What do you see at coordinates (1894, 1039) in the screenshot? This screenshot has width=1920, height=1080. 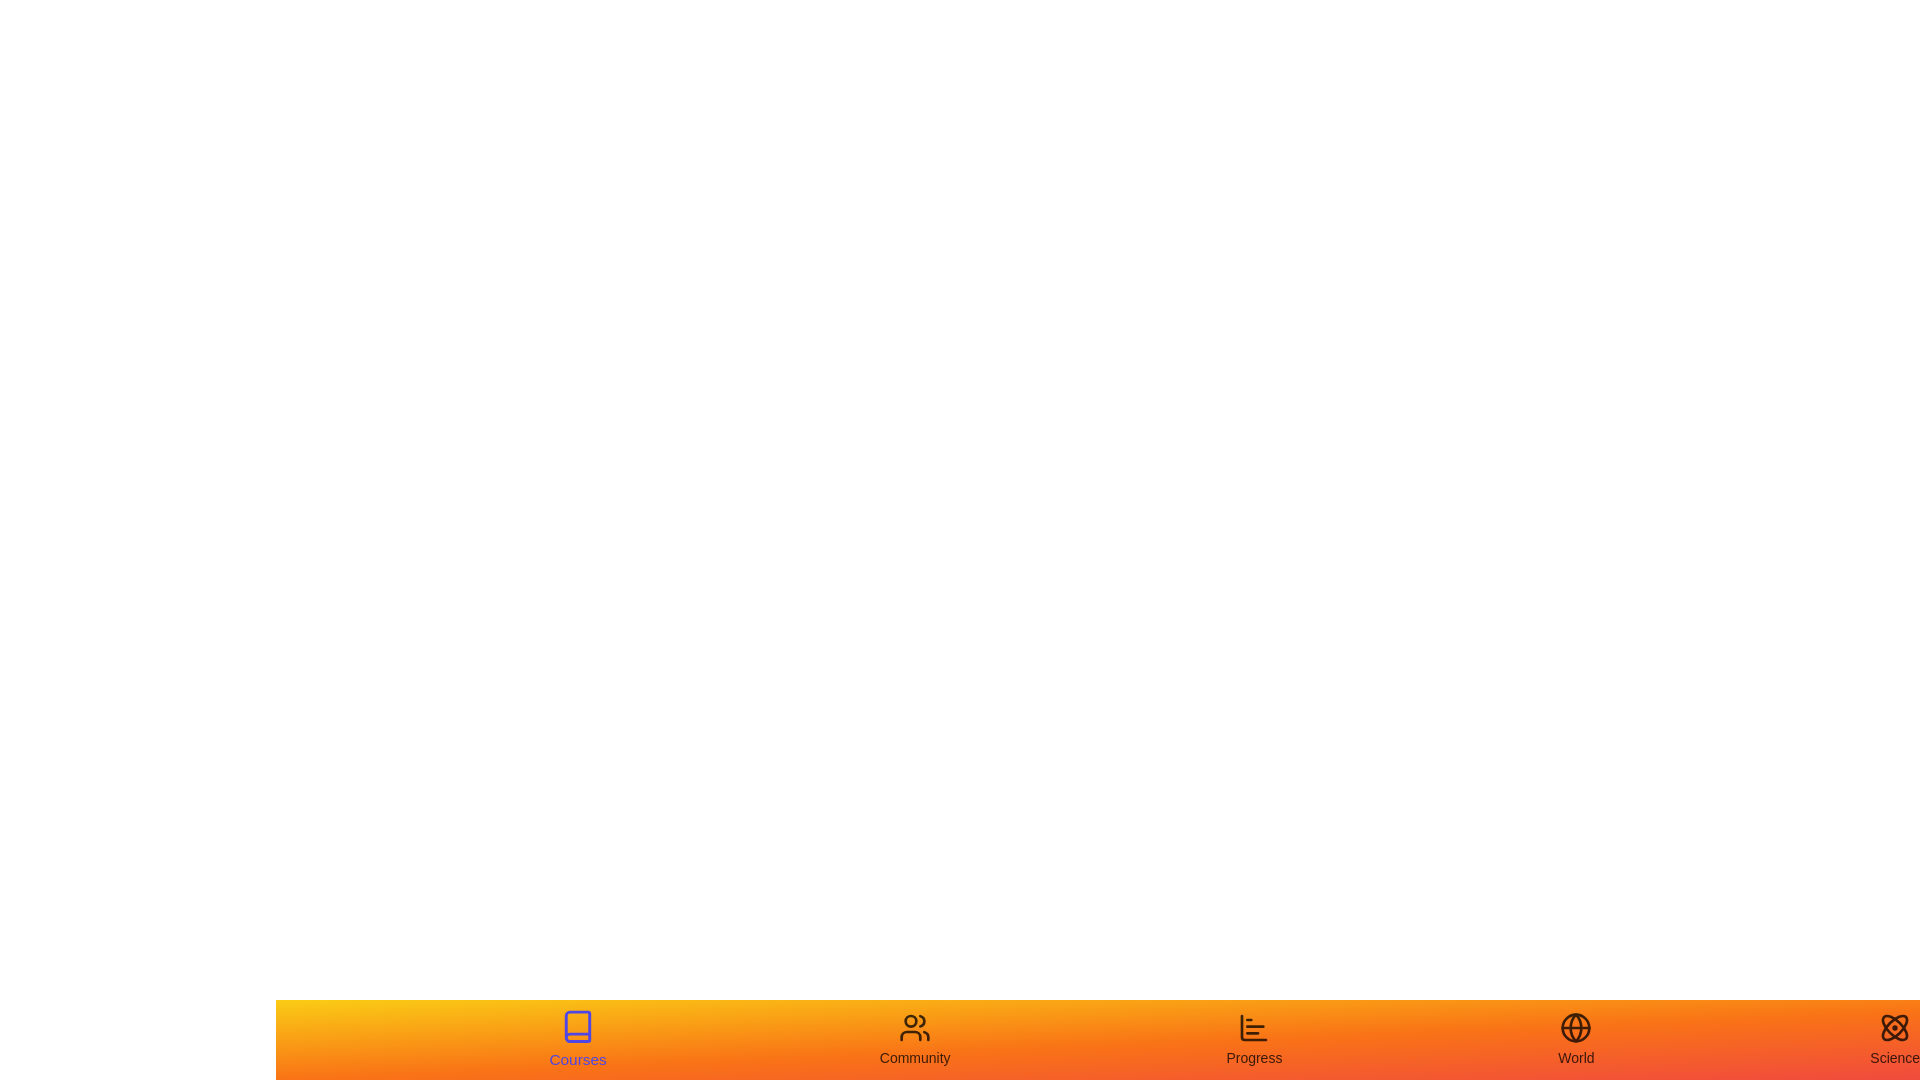 I see `the Science tab to view its hover effect` at bounding box center [1894, 1039].